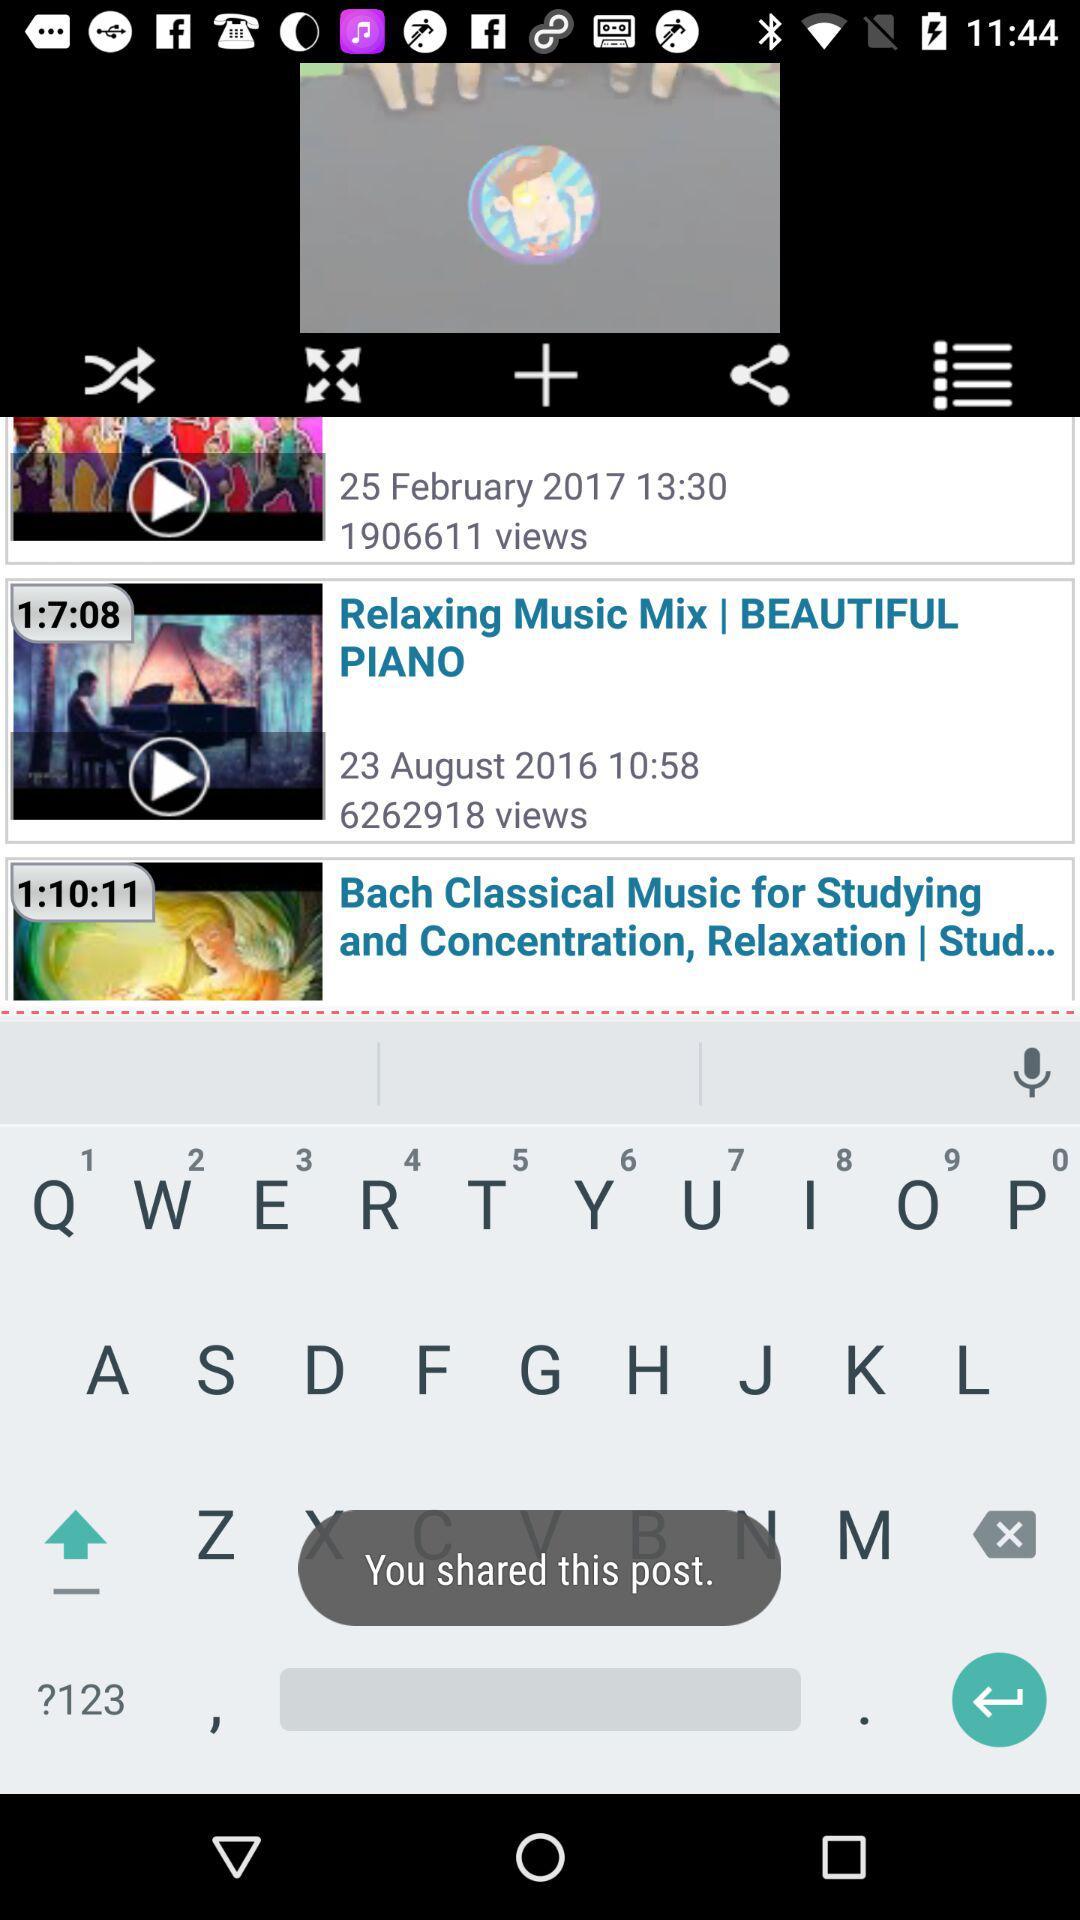 Image resolution: width=1080 pixels, height=1920 pixels. Describe the element at coordinates (546, 374) in the screenshot. I see `the add icon` at that location.